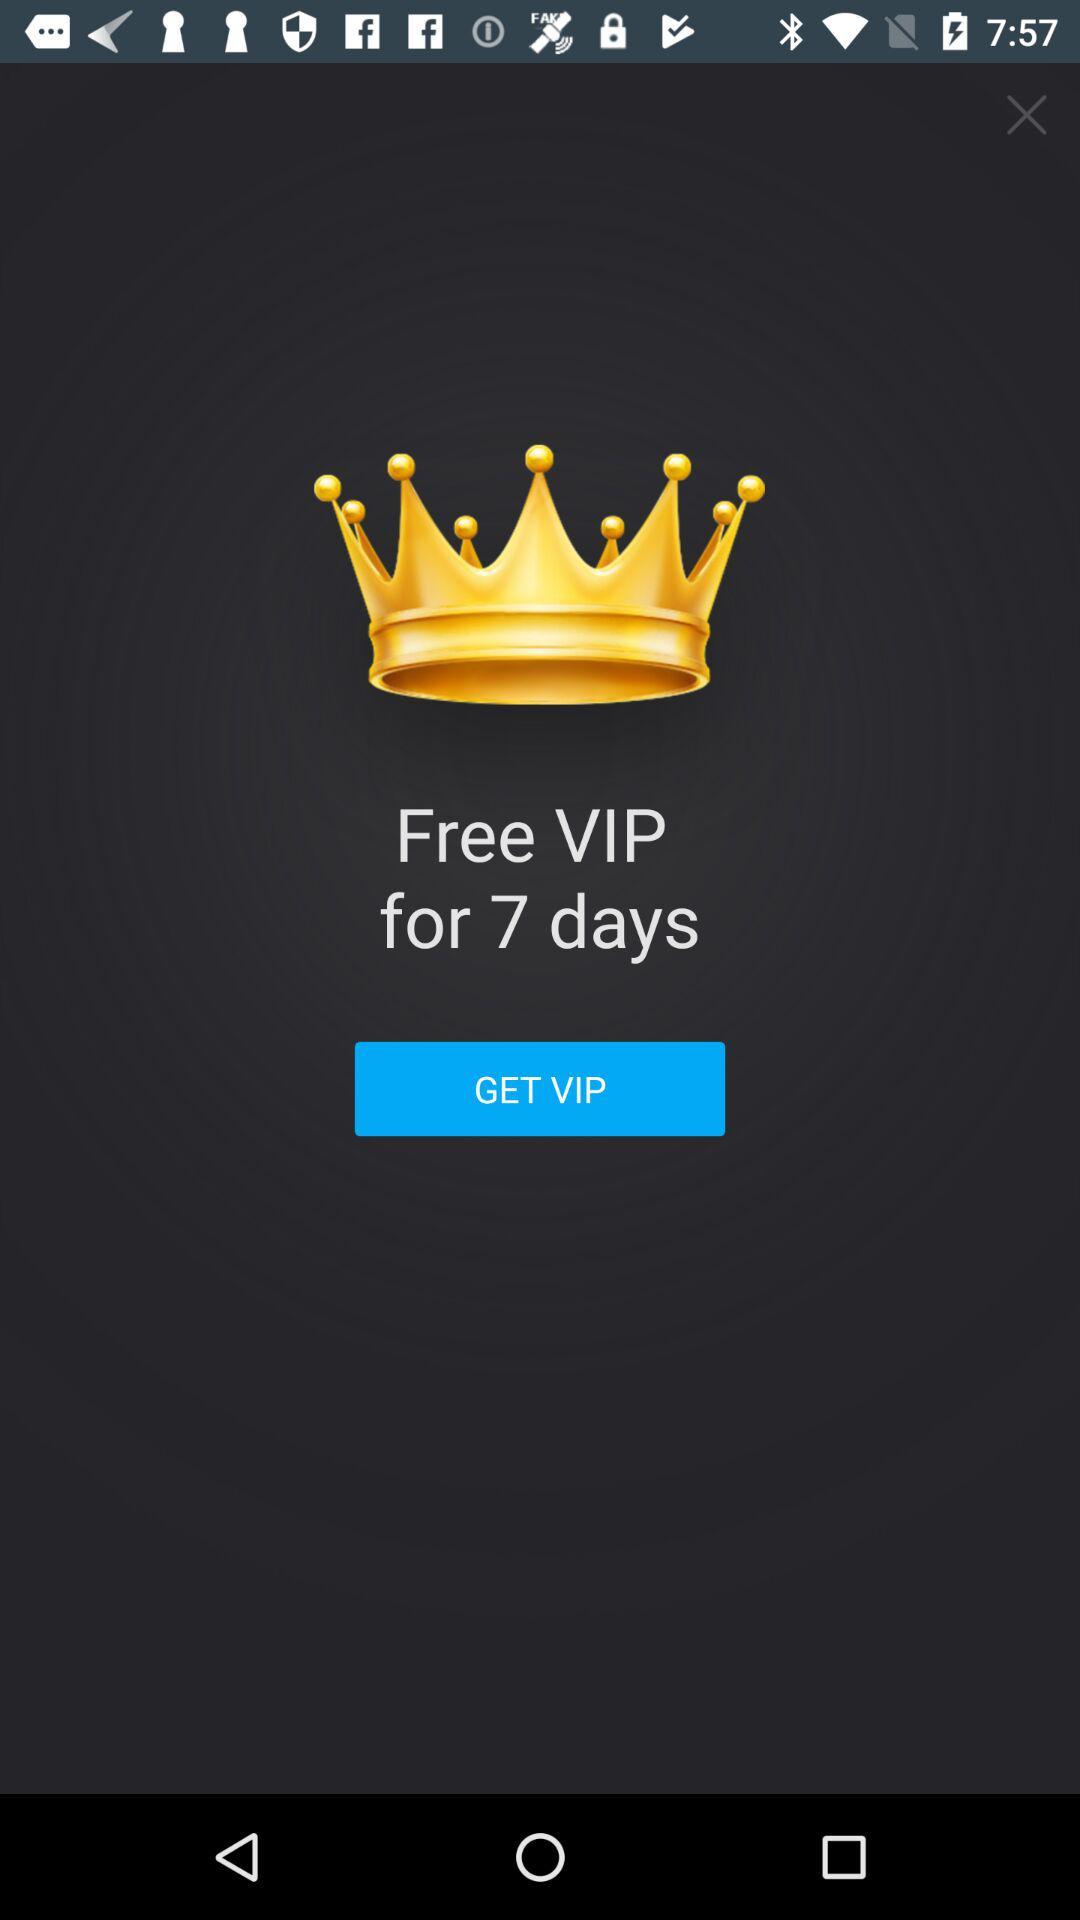 The height and width of the screenshot is (1920, 1080). What do you see at coordinates (540, 1088) in the screenshot?
I see `get vip` at bounding box center [540, 1088].